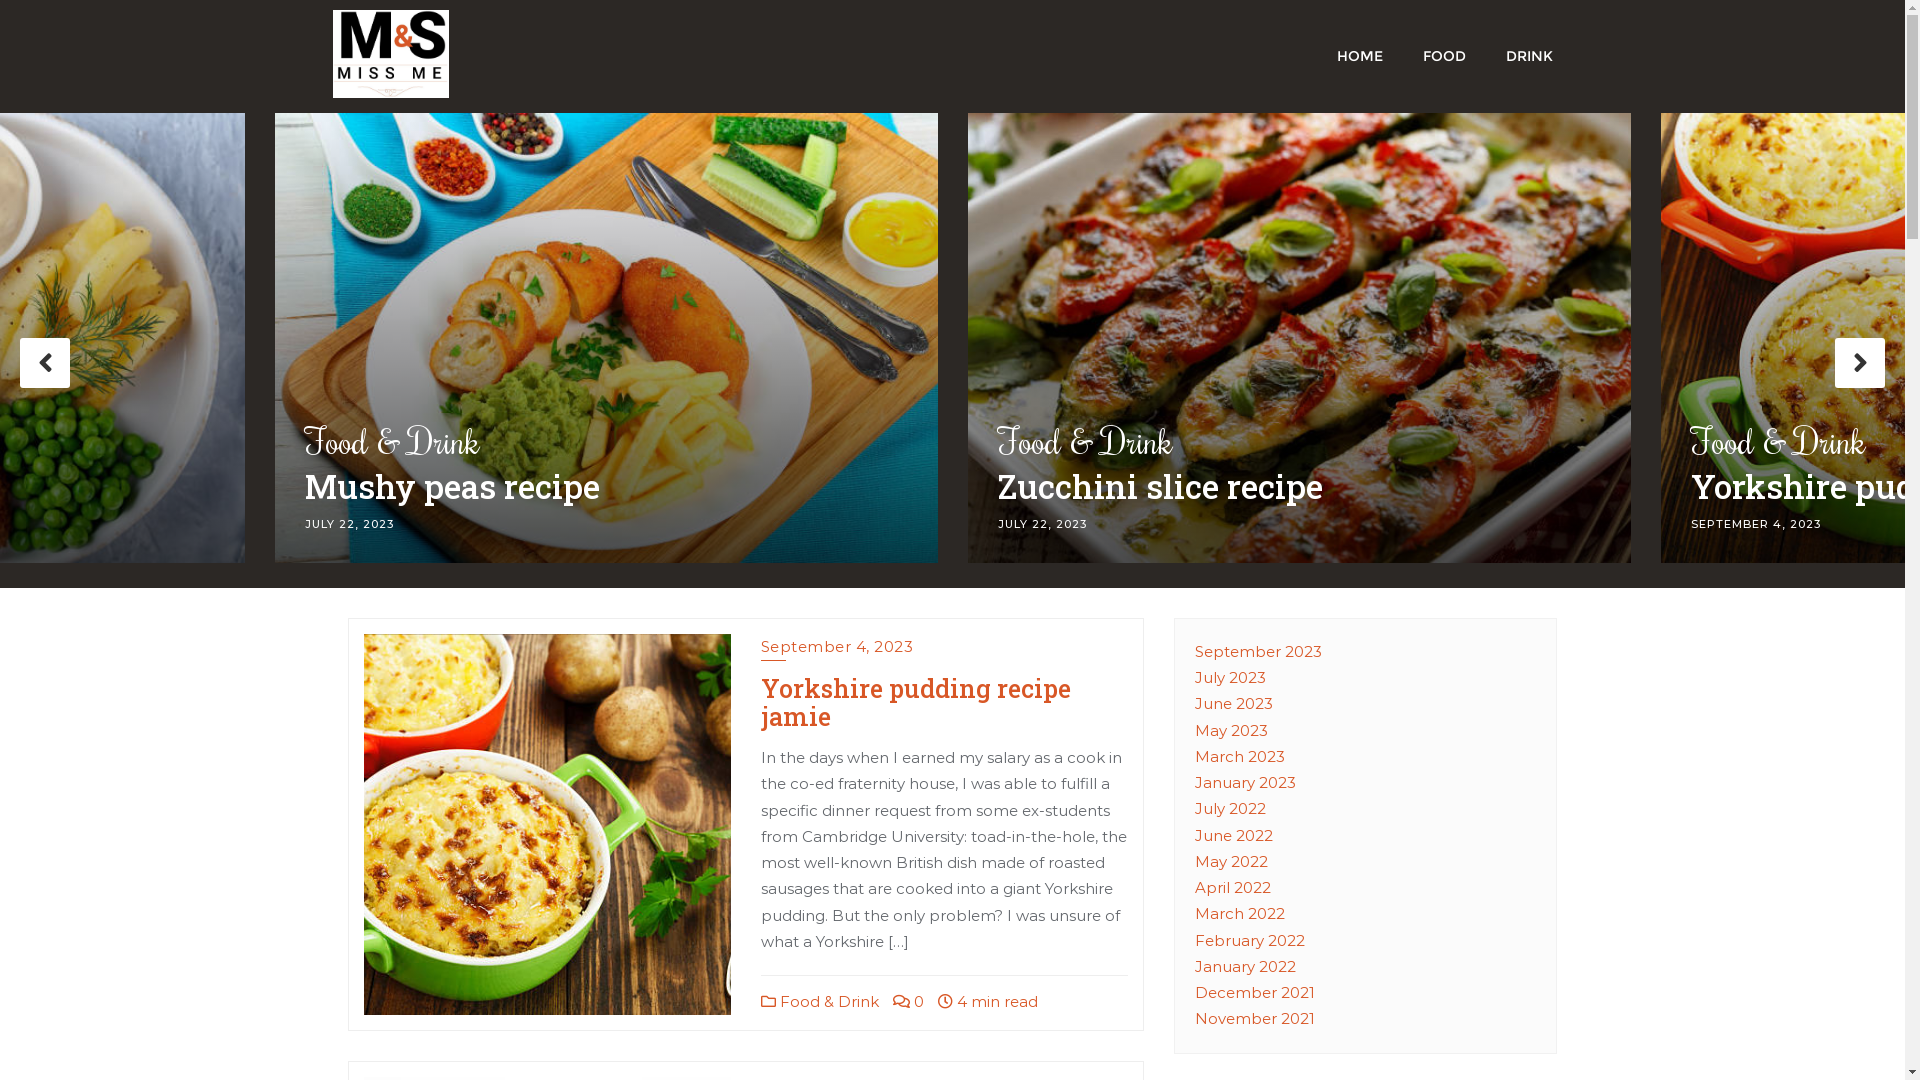 The image size is (1920, 1080). Describe the element at coordinates (1528, 53) in the screenshot. I see `'DRINK'` at that location.